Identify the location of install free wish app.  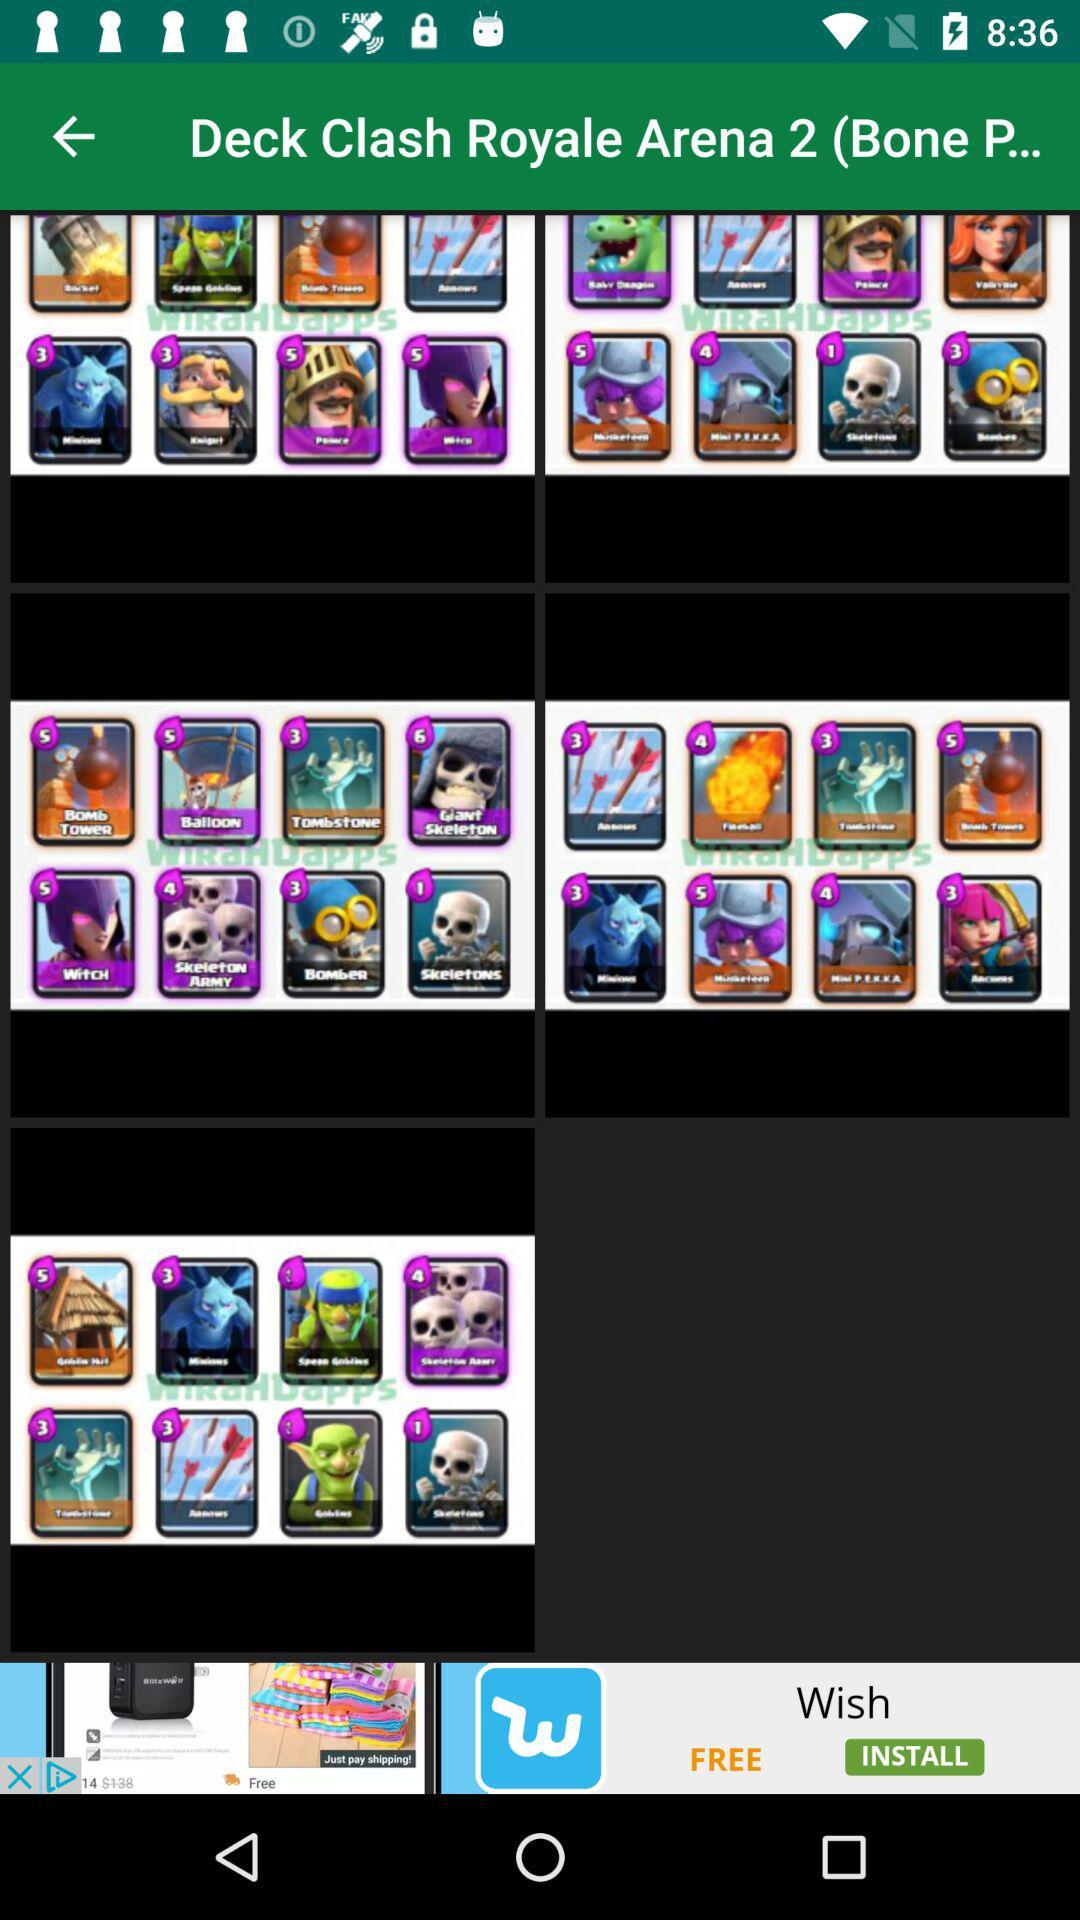
(540, 1727).